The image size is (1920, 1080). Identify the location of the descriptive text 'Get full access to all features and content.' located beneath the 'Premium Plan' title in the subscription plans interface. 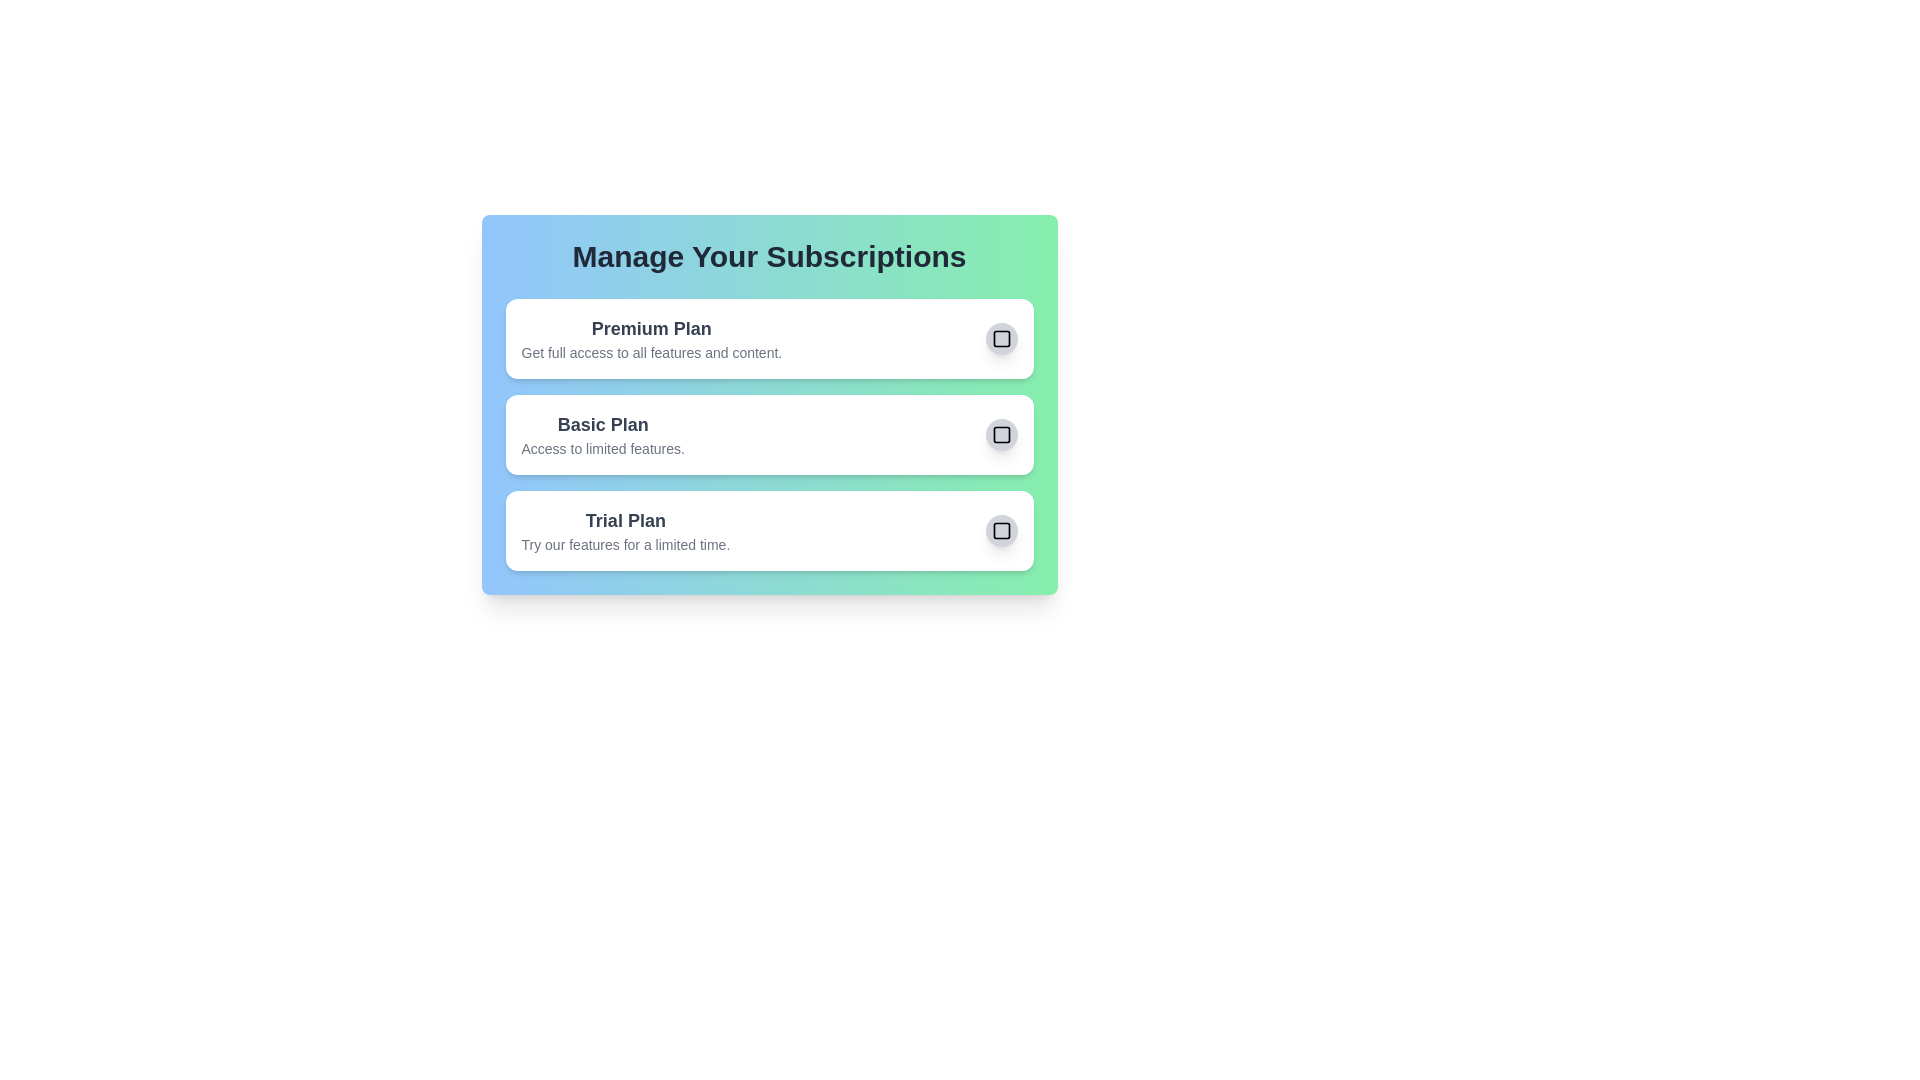
(651, 352).